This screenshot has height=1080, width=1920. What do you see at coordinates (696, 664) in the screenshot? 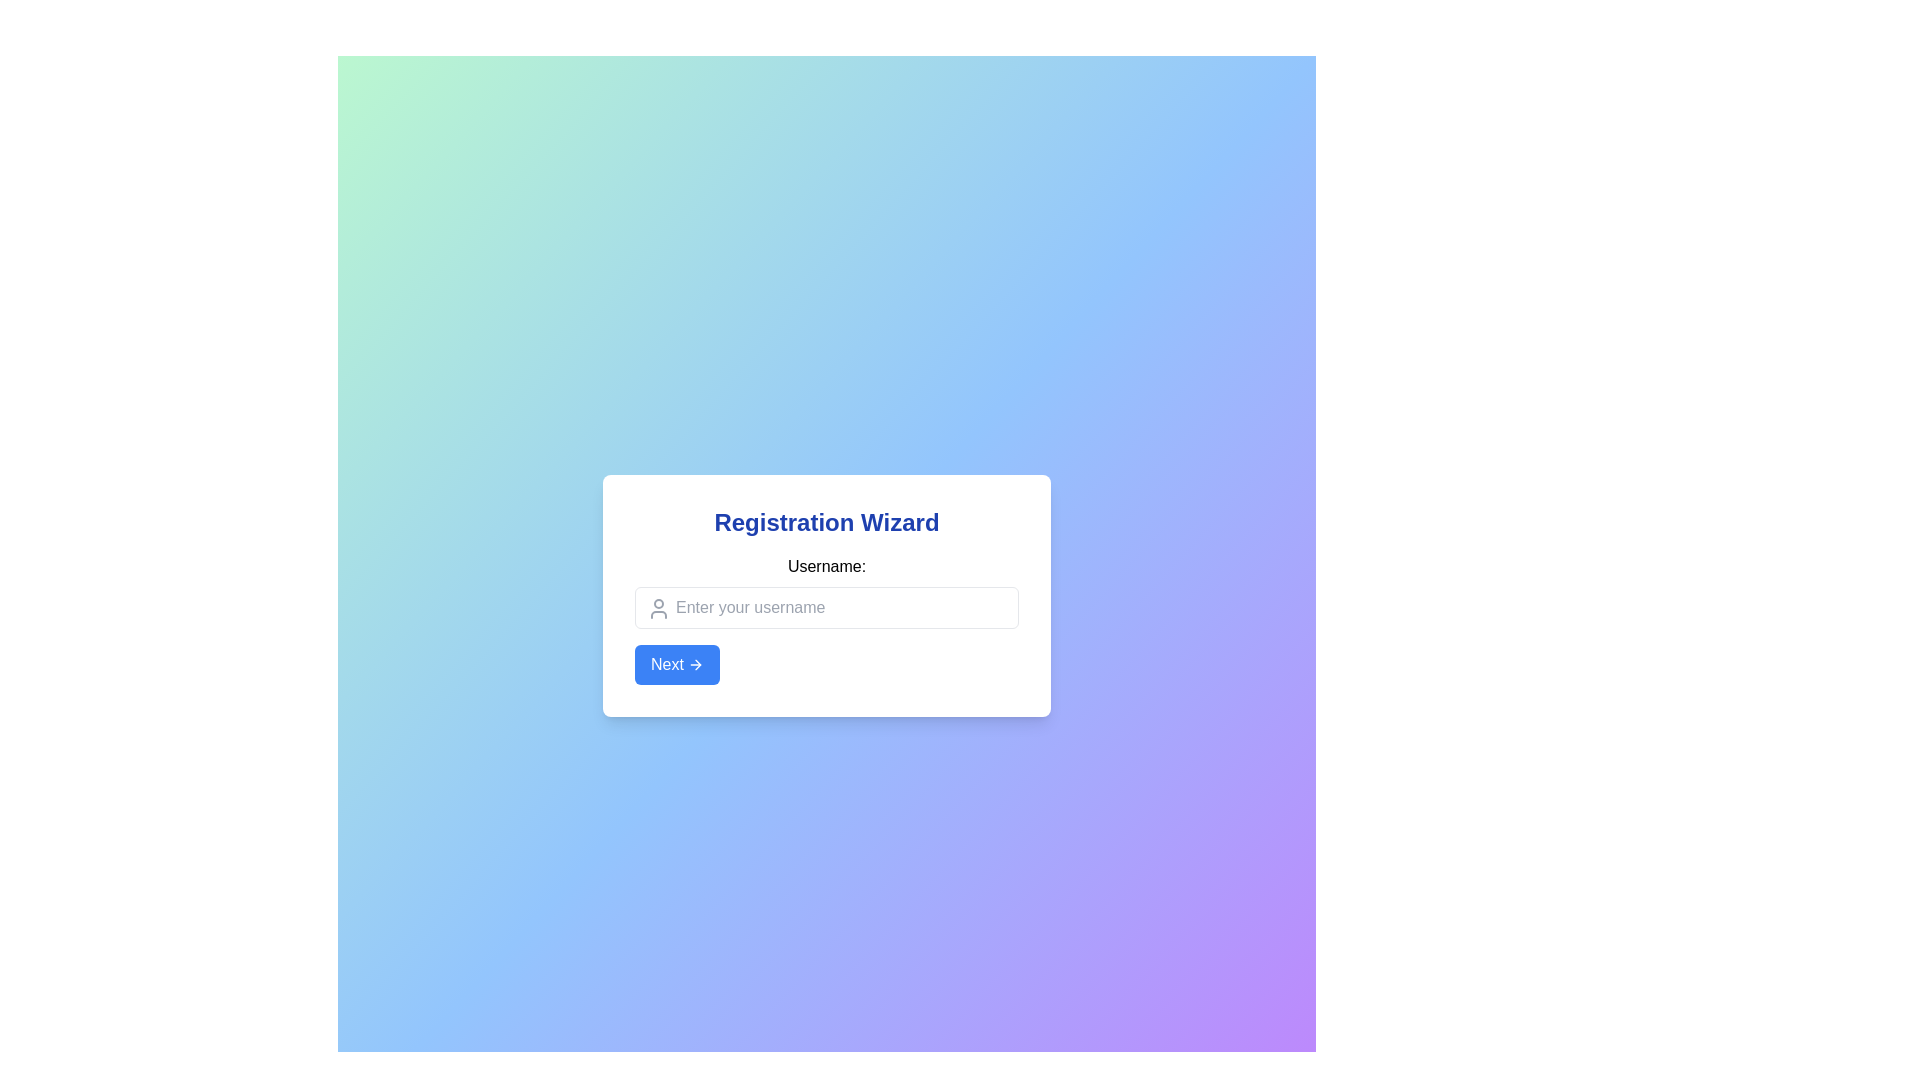
I see `the right-pointing arrow icon embedded within the blue 'Next' button at the bottom of the 'Registration Wizard' form` at bounding box center [696, 664].